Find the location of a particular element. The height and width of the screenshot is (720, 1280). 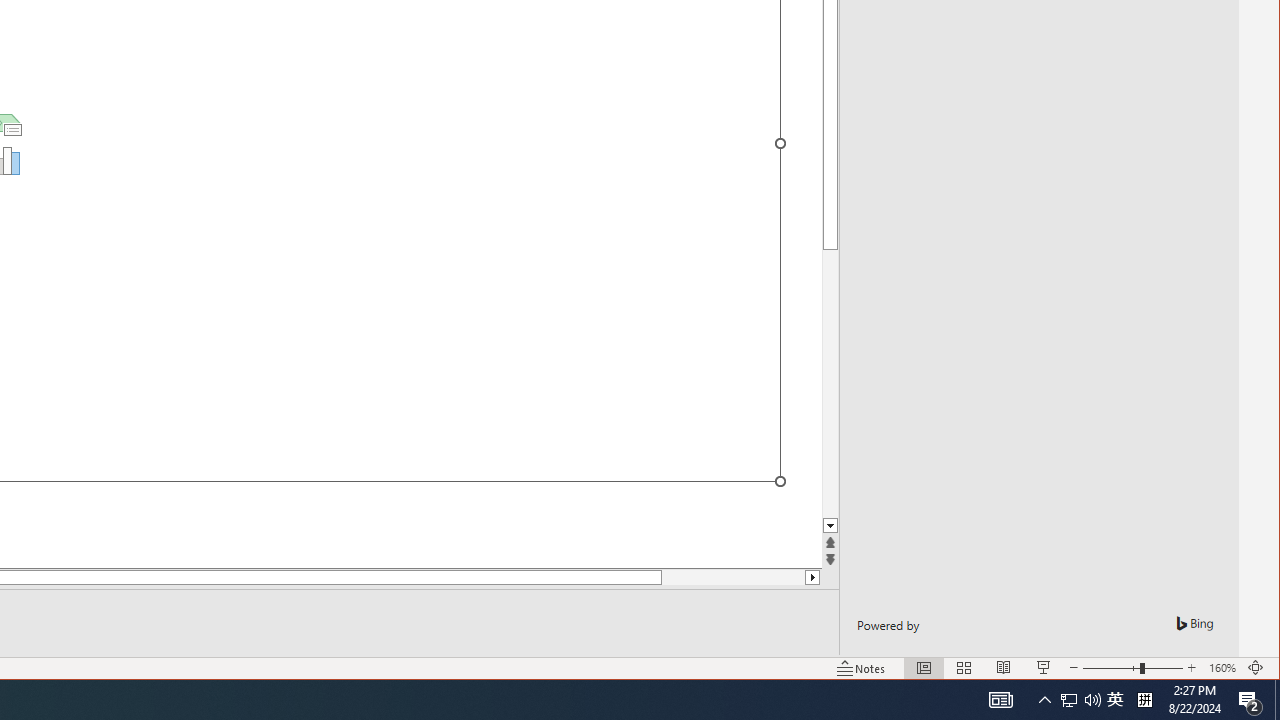

'Normal' is located at coordinates (923, 668).